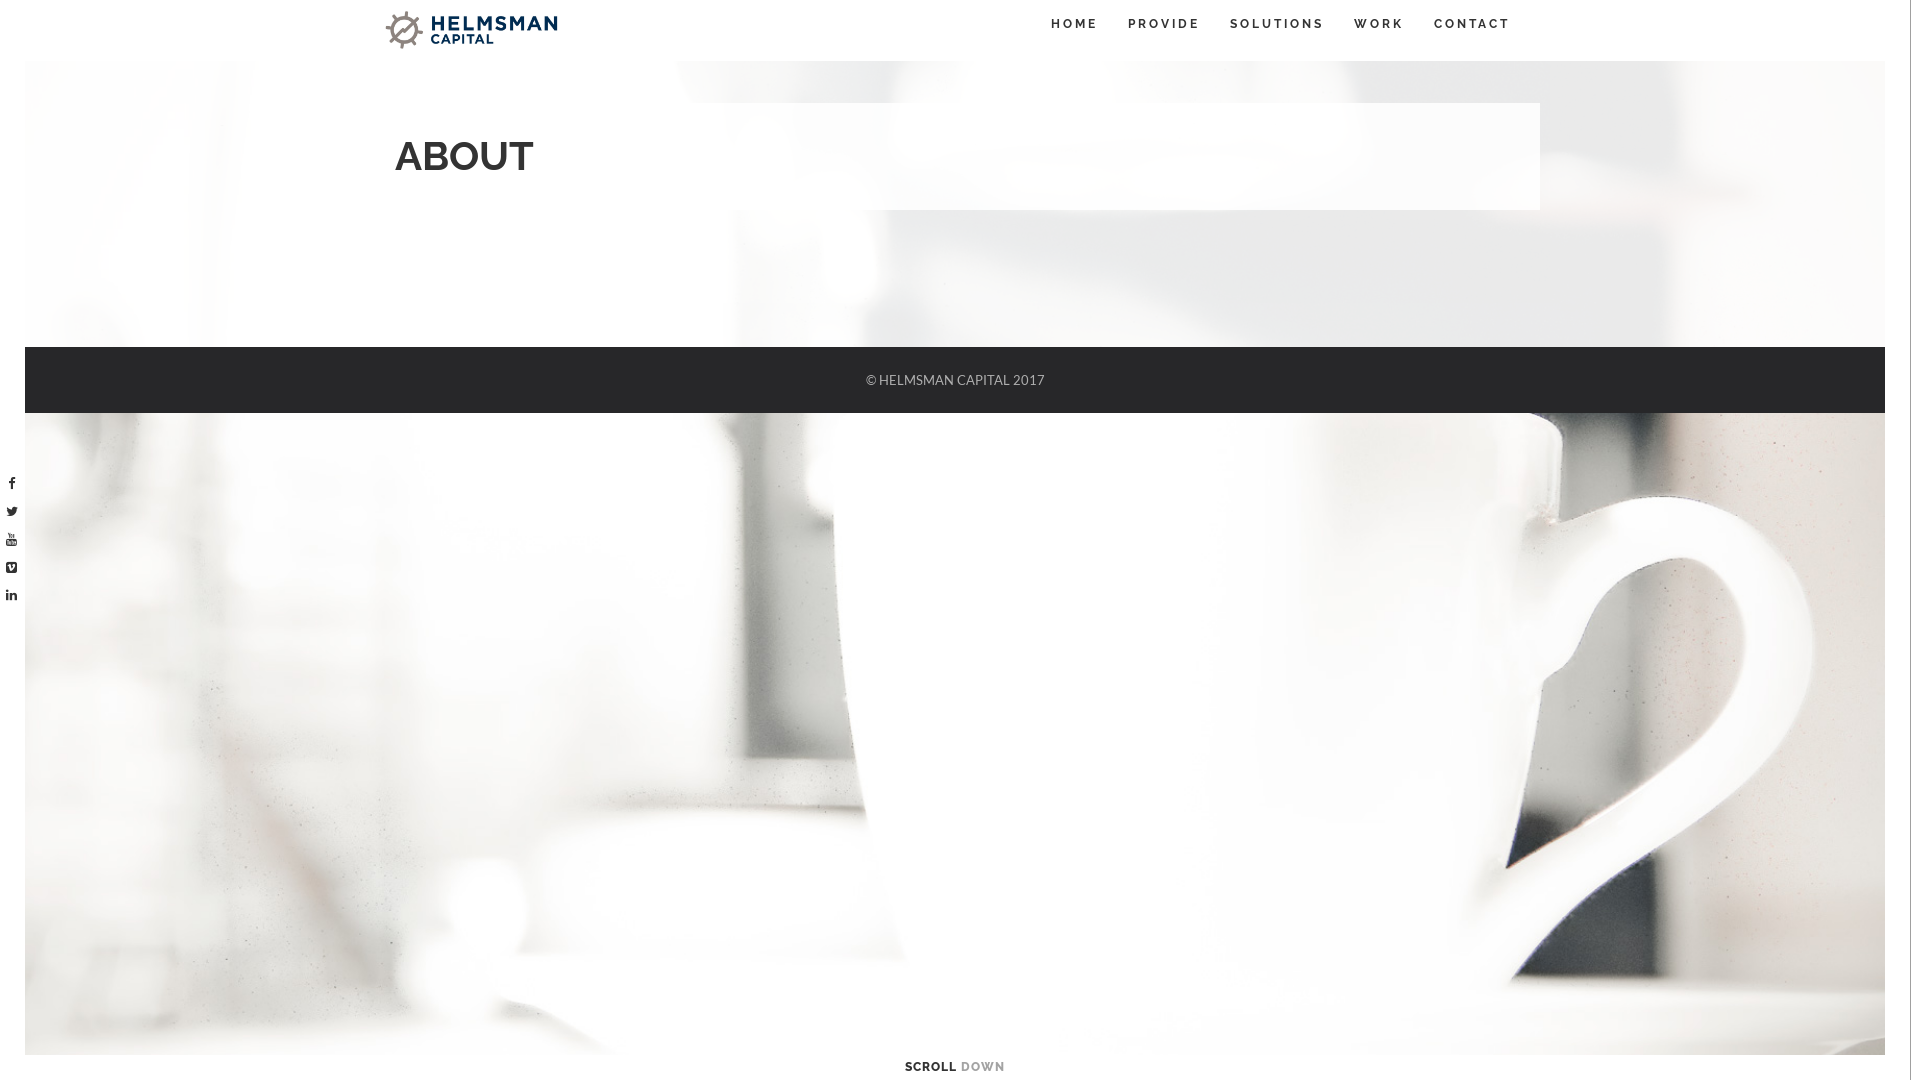 This screenshot has height=1080, width=1920. What do you see at coordinates (1163, 23) in the screenshot?
I see `'PROVIDE'` at bounding box center [1163, 23].